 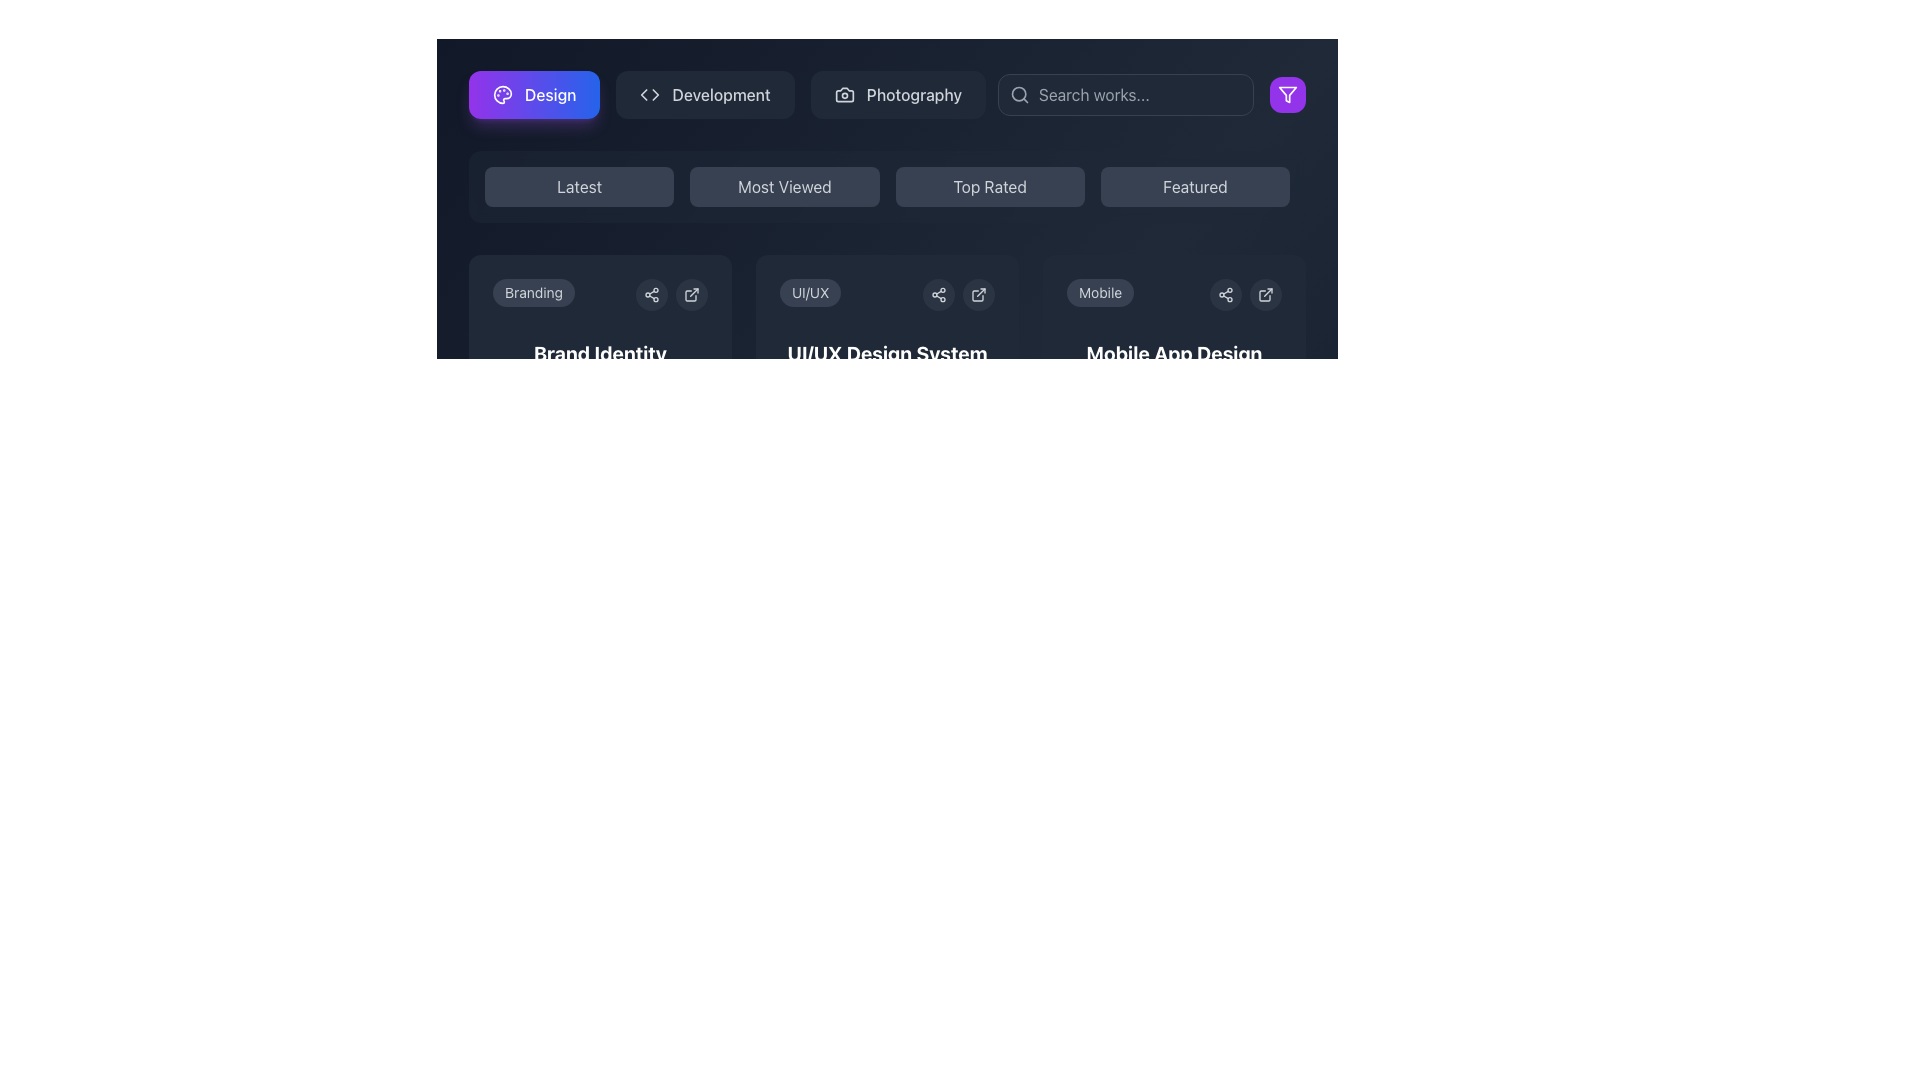 I want to click on the leftmost circular button with a dark gray background and a lighter gray network icon, so click(x=652, y=294).